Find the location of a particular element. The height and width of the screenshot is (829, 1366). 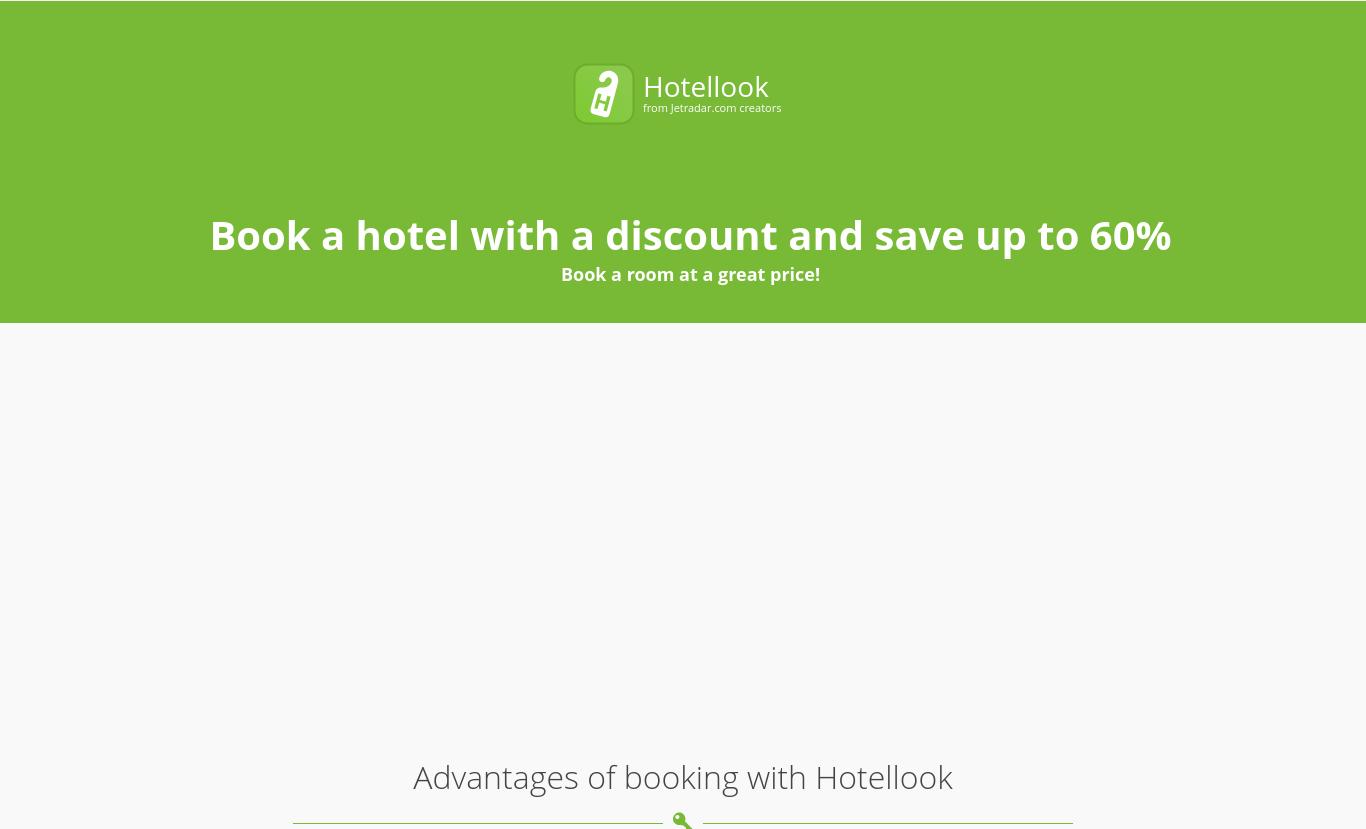

'Check Out' is located at coordinates (752, 38).